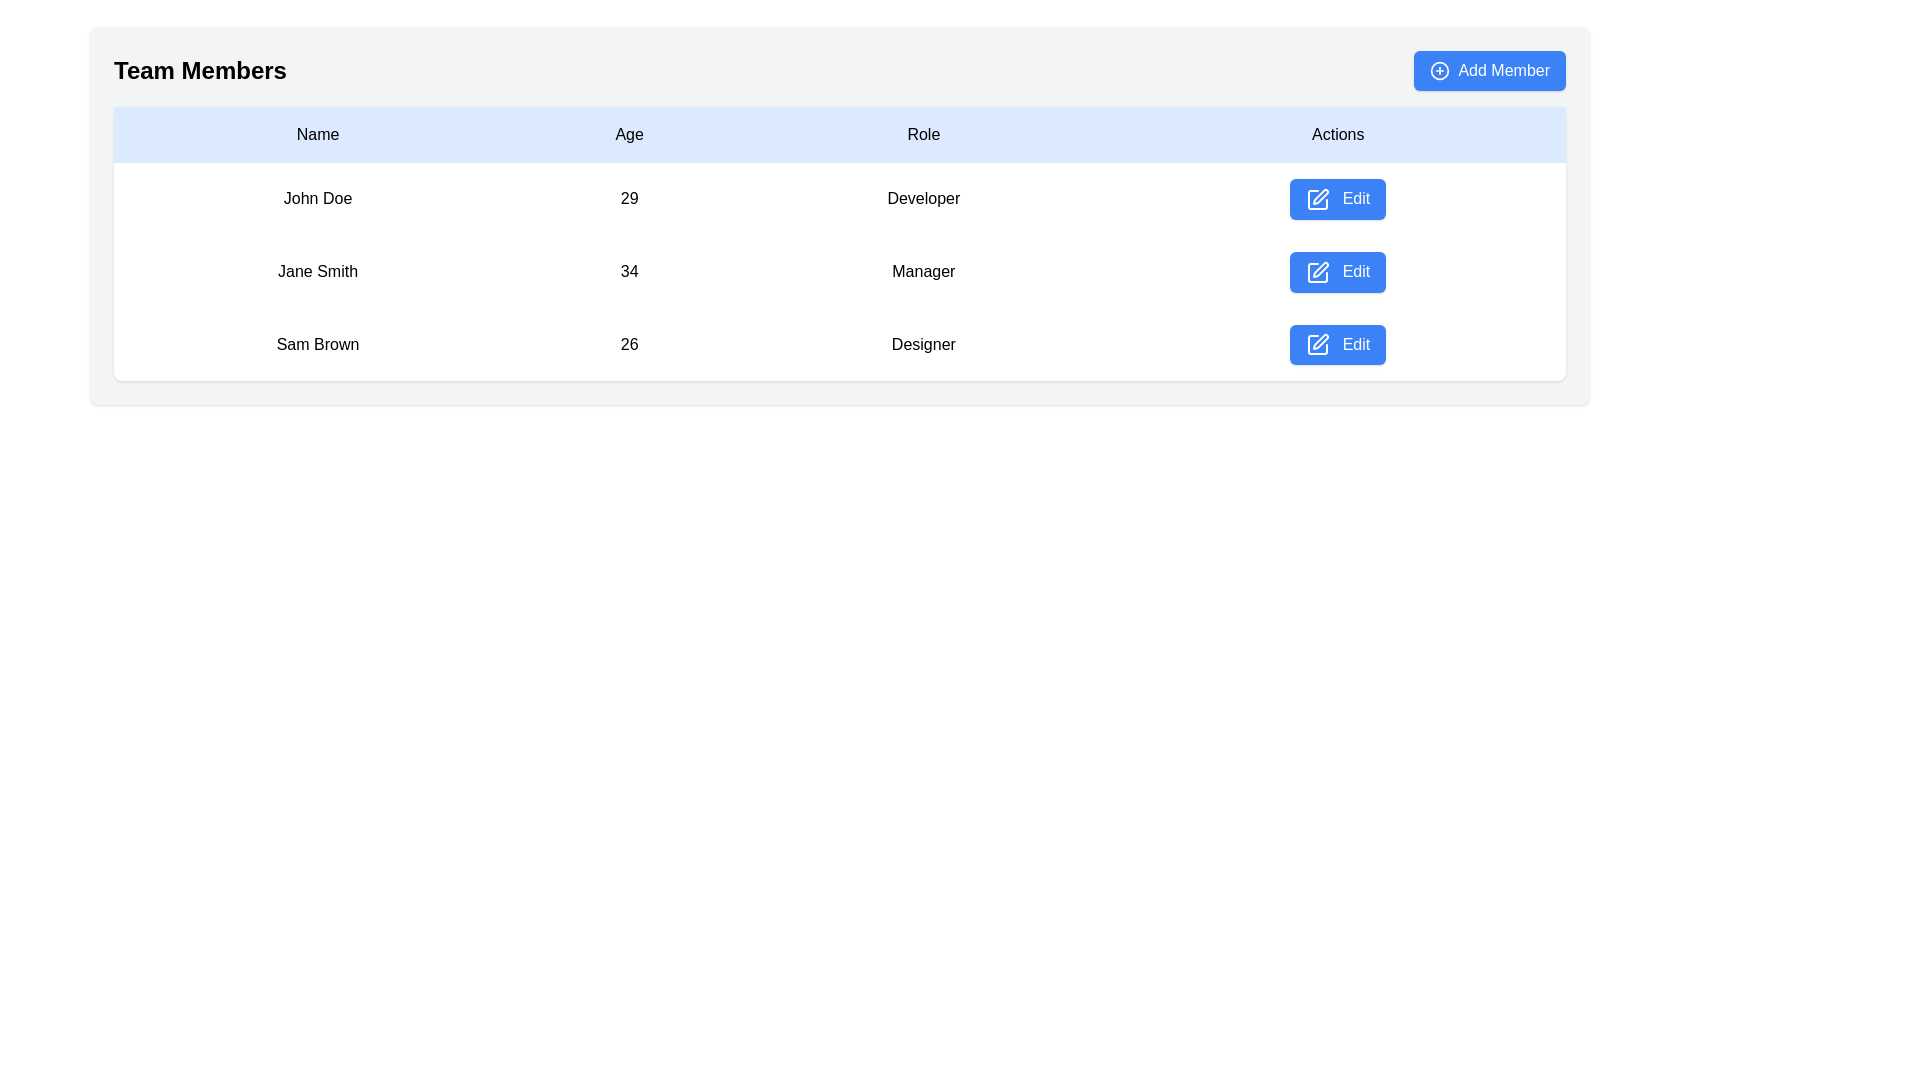 This screenshot has width=1920, height=1080. What do you see at coordinates (1318, 199) in the screenshot?
I see `the small blue pen icon embedded within the 'Edit' button in the 'Actions' column of the first row for the team member 'John Doe'` at bounding box center [1318, 199].